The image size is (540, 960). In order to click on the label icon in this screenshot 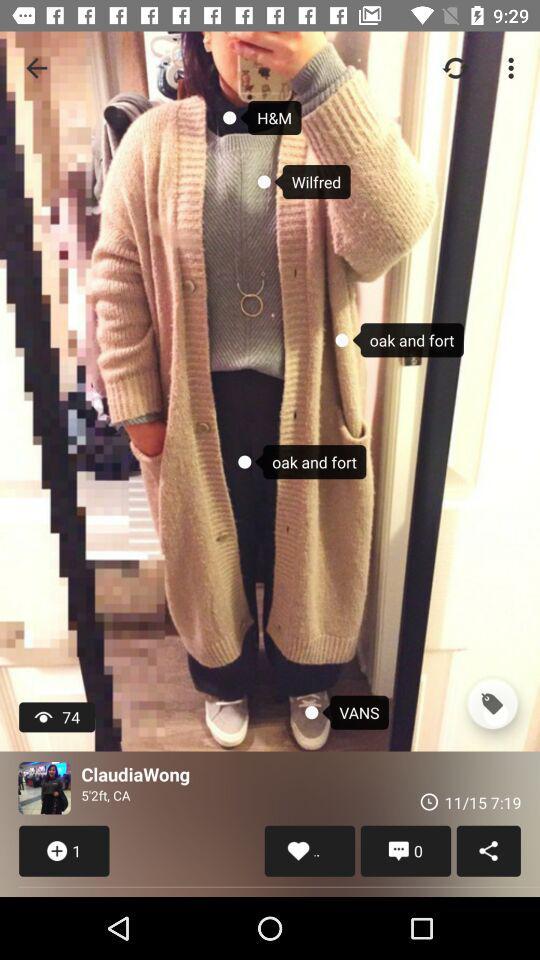, I will do `click(491, 704)`.